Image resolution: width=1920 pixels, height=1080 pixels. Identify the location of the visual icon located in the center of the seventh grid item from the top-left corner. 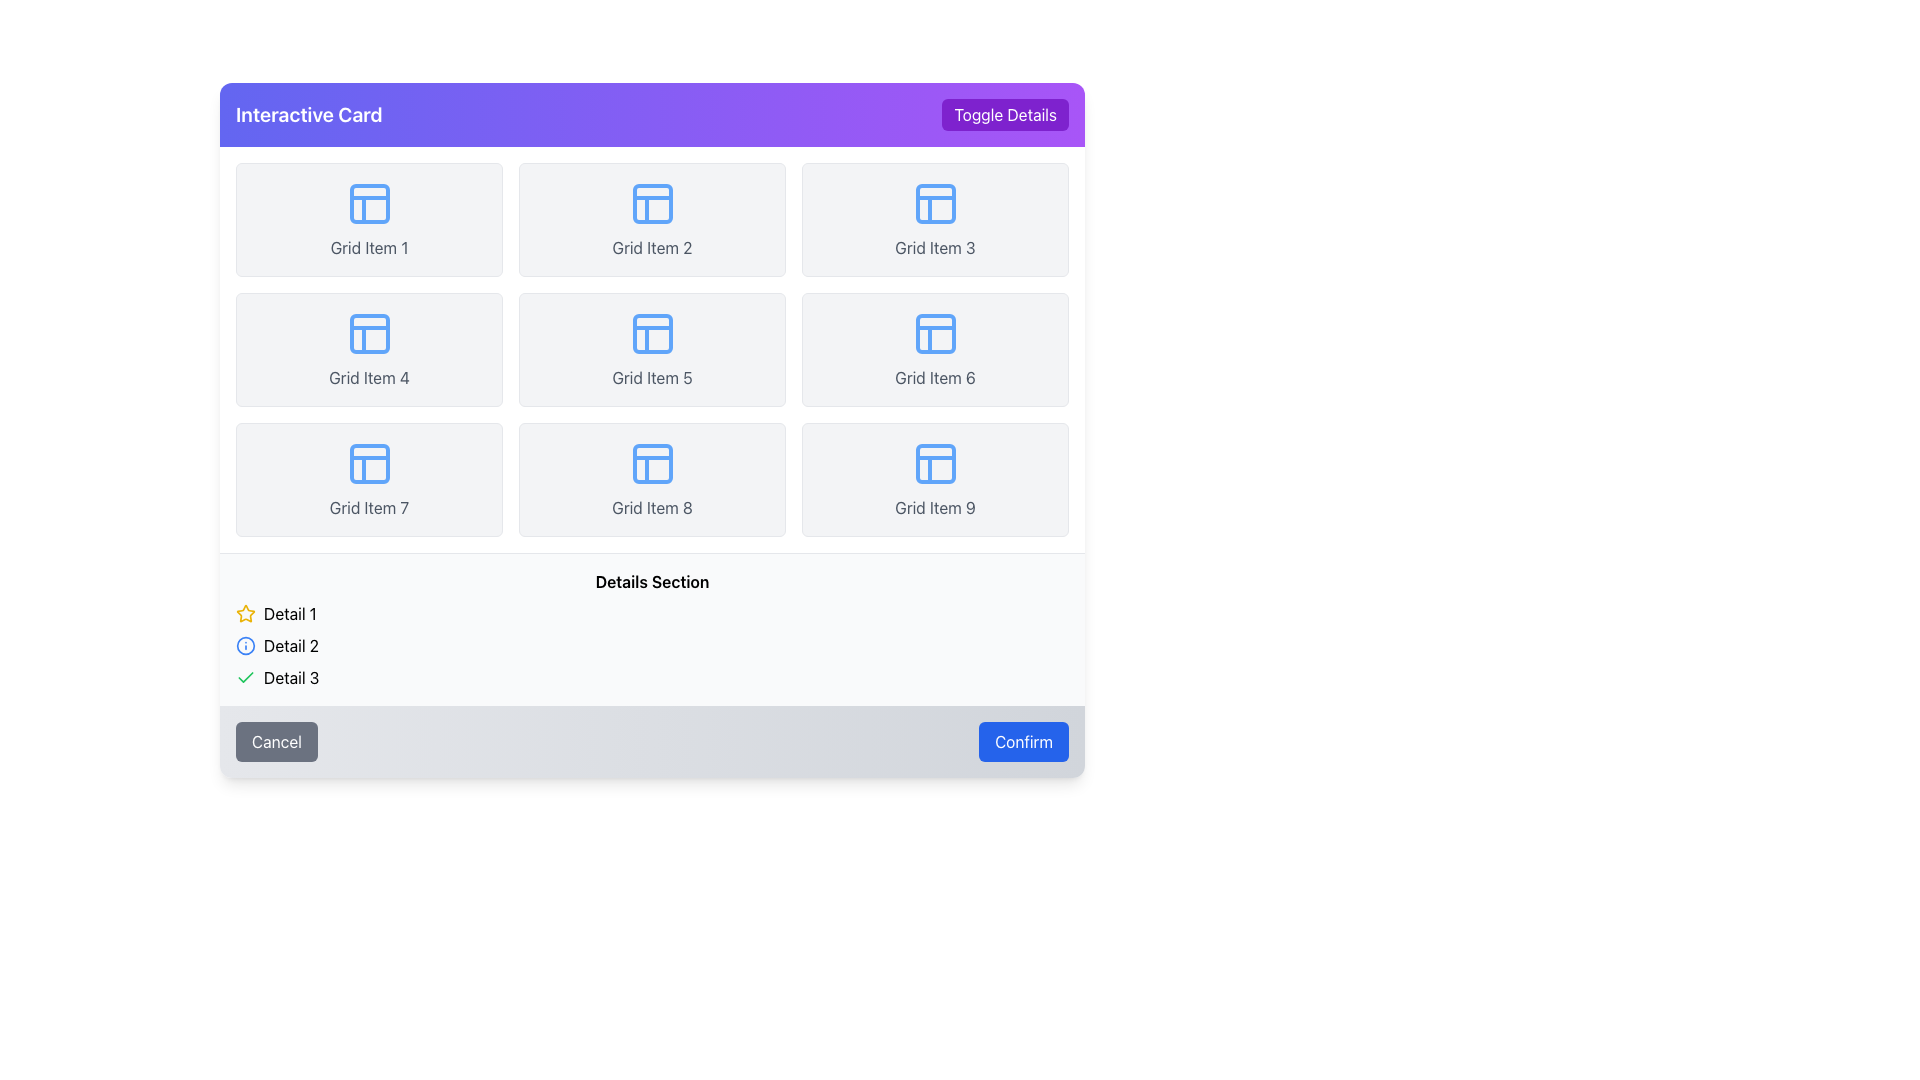
(369, 463).